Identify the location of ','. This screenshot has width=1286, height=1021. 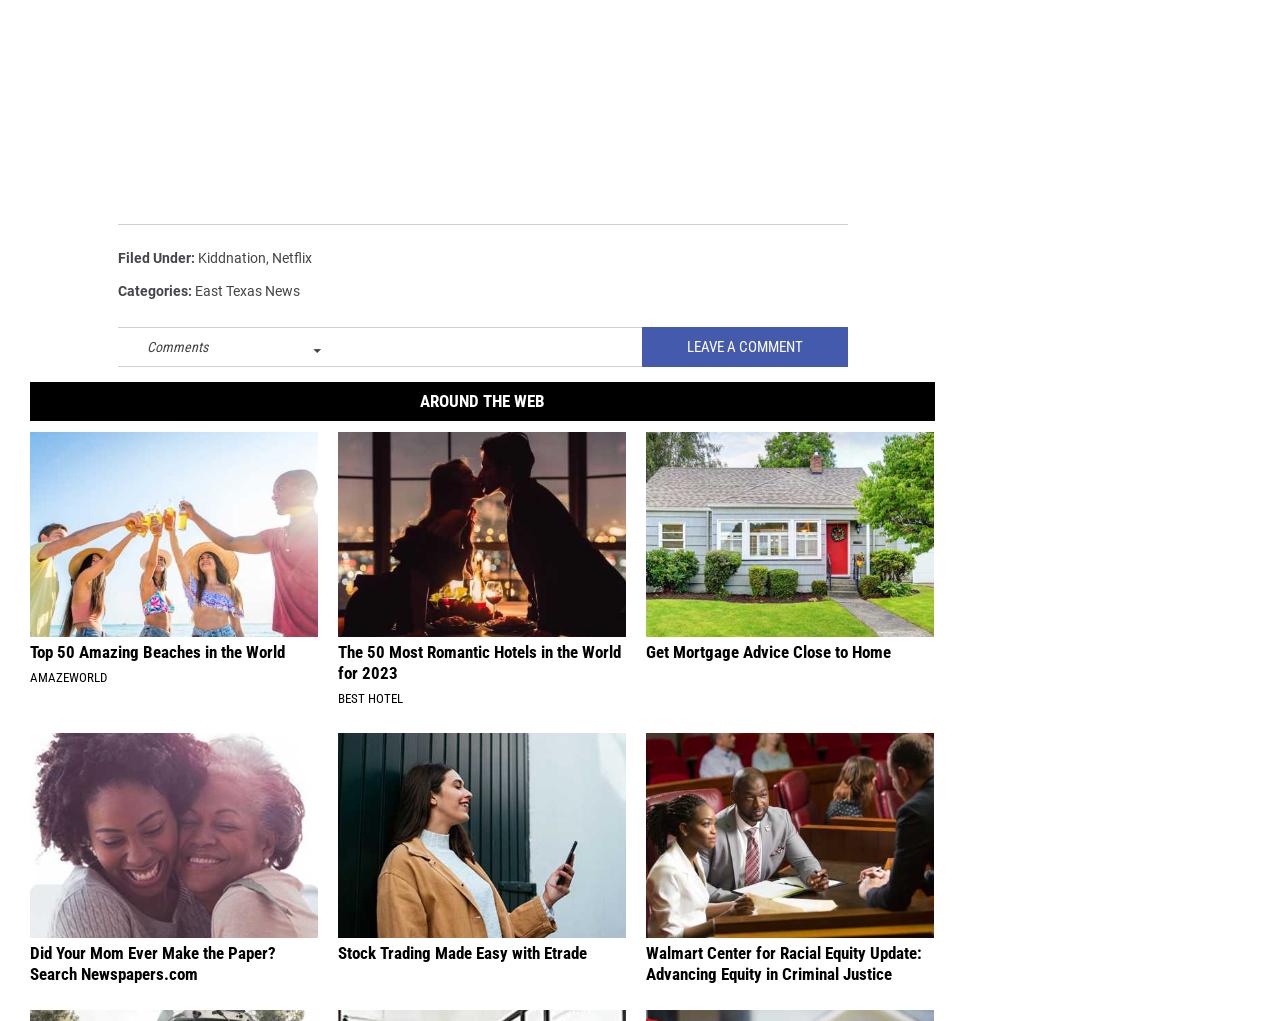
(265, 258).